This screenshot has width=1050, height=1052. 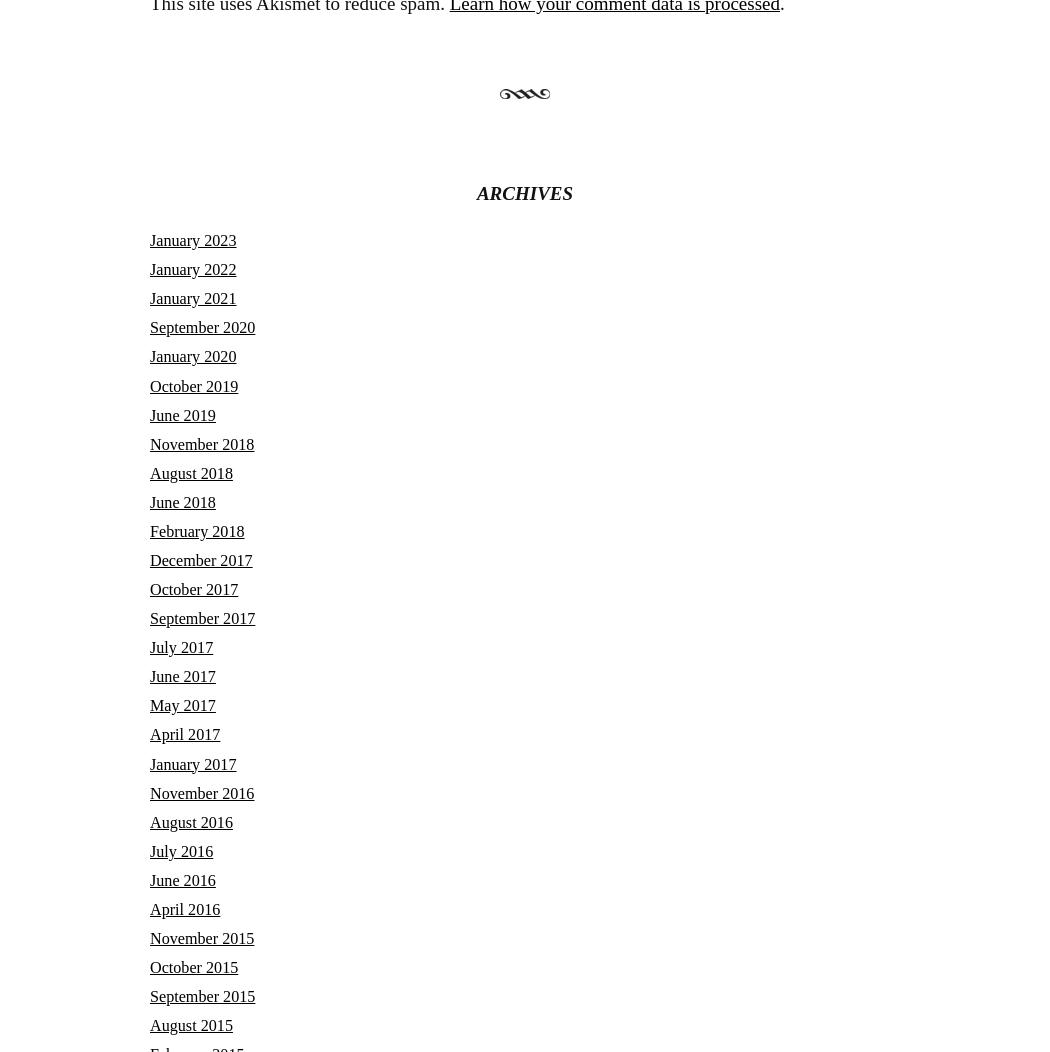 I want to click on 'August 2015', so click(x=150, y=1024).